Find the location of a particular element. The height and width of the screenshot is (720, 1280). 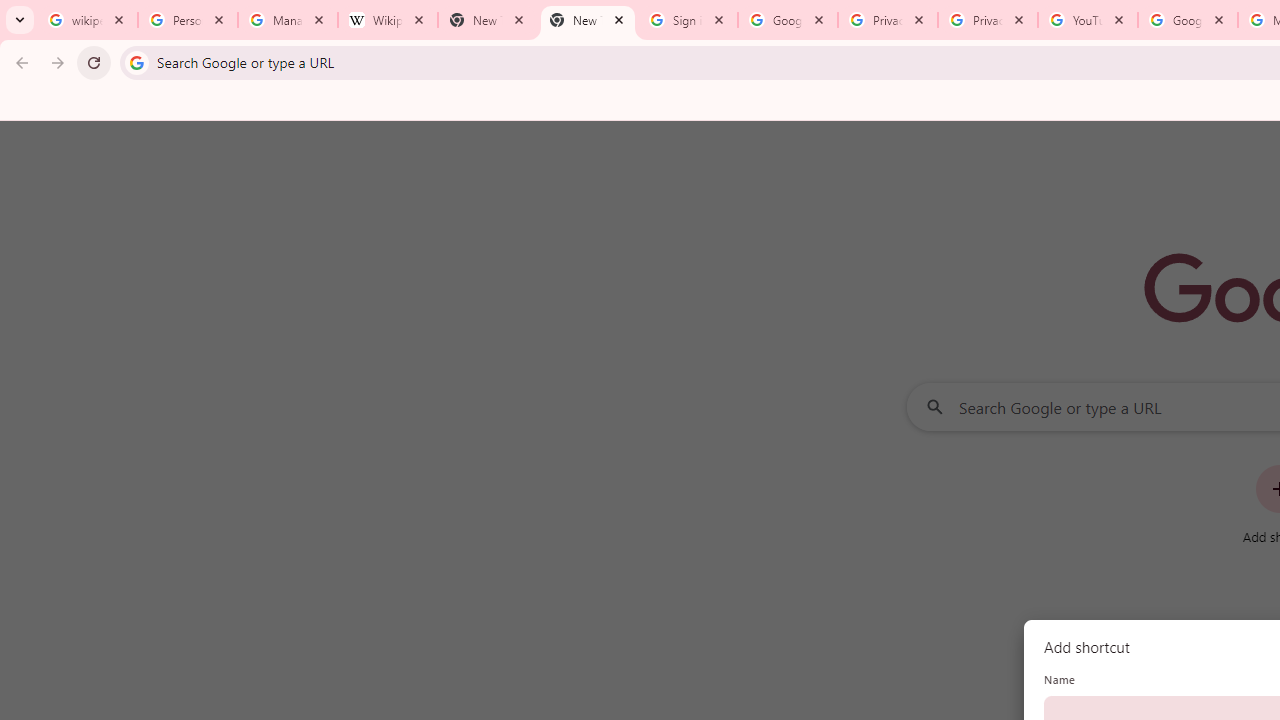

'Manage your Location History - Google Search Help' is located at coordinates (287, 20).